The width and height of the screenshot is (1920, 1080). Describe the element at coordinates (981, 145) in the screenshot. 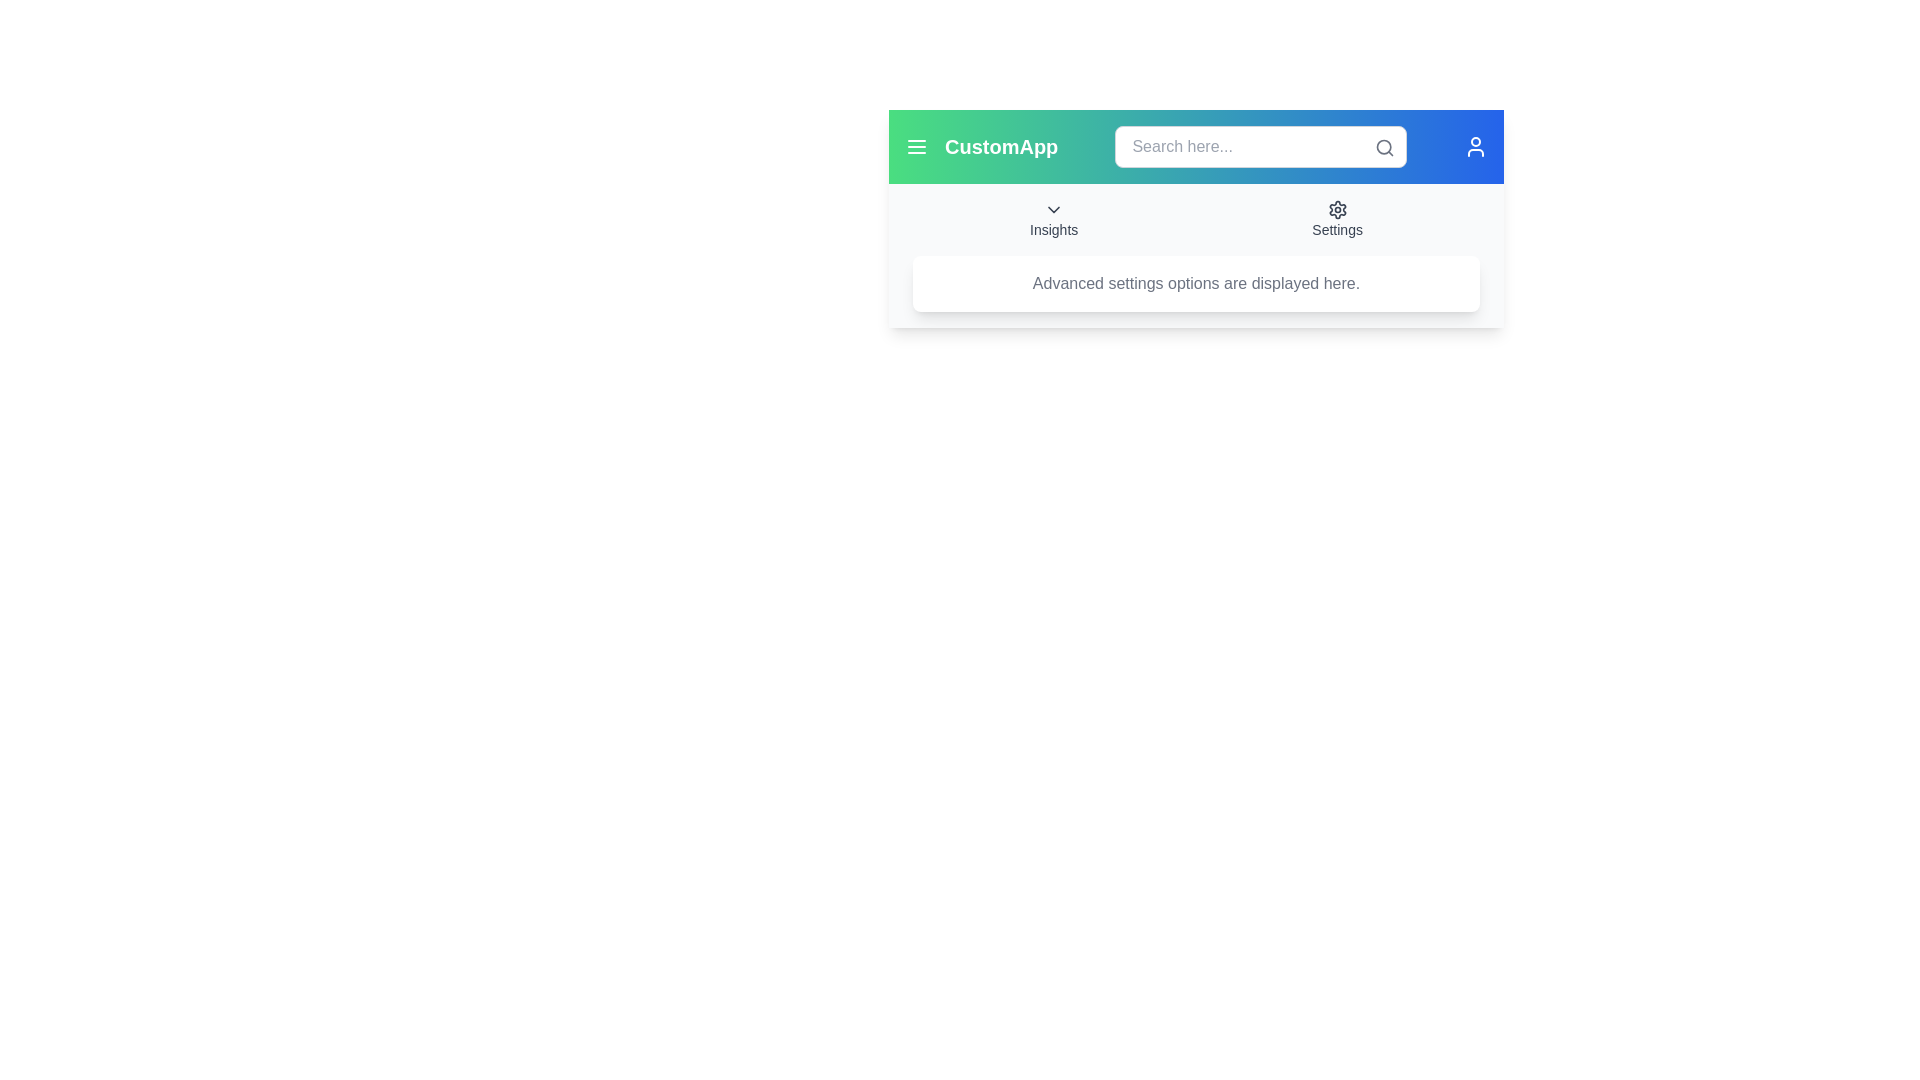

I see `the text label displaying 'CustomApp' in bold white font against a gradient green background, located in the top-left corner of the header bar` at that location.